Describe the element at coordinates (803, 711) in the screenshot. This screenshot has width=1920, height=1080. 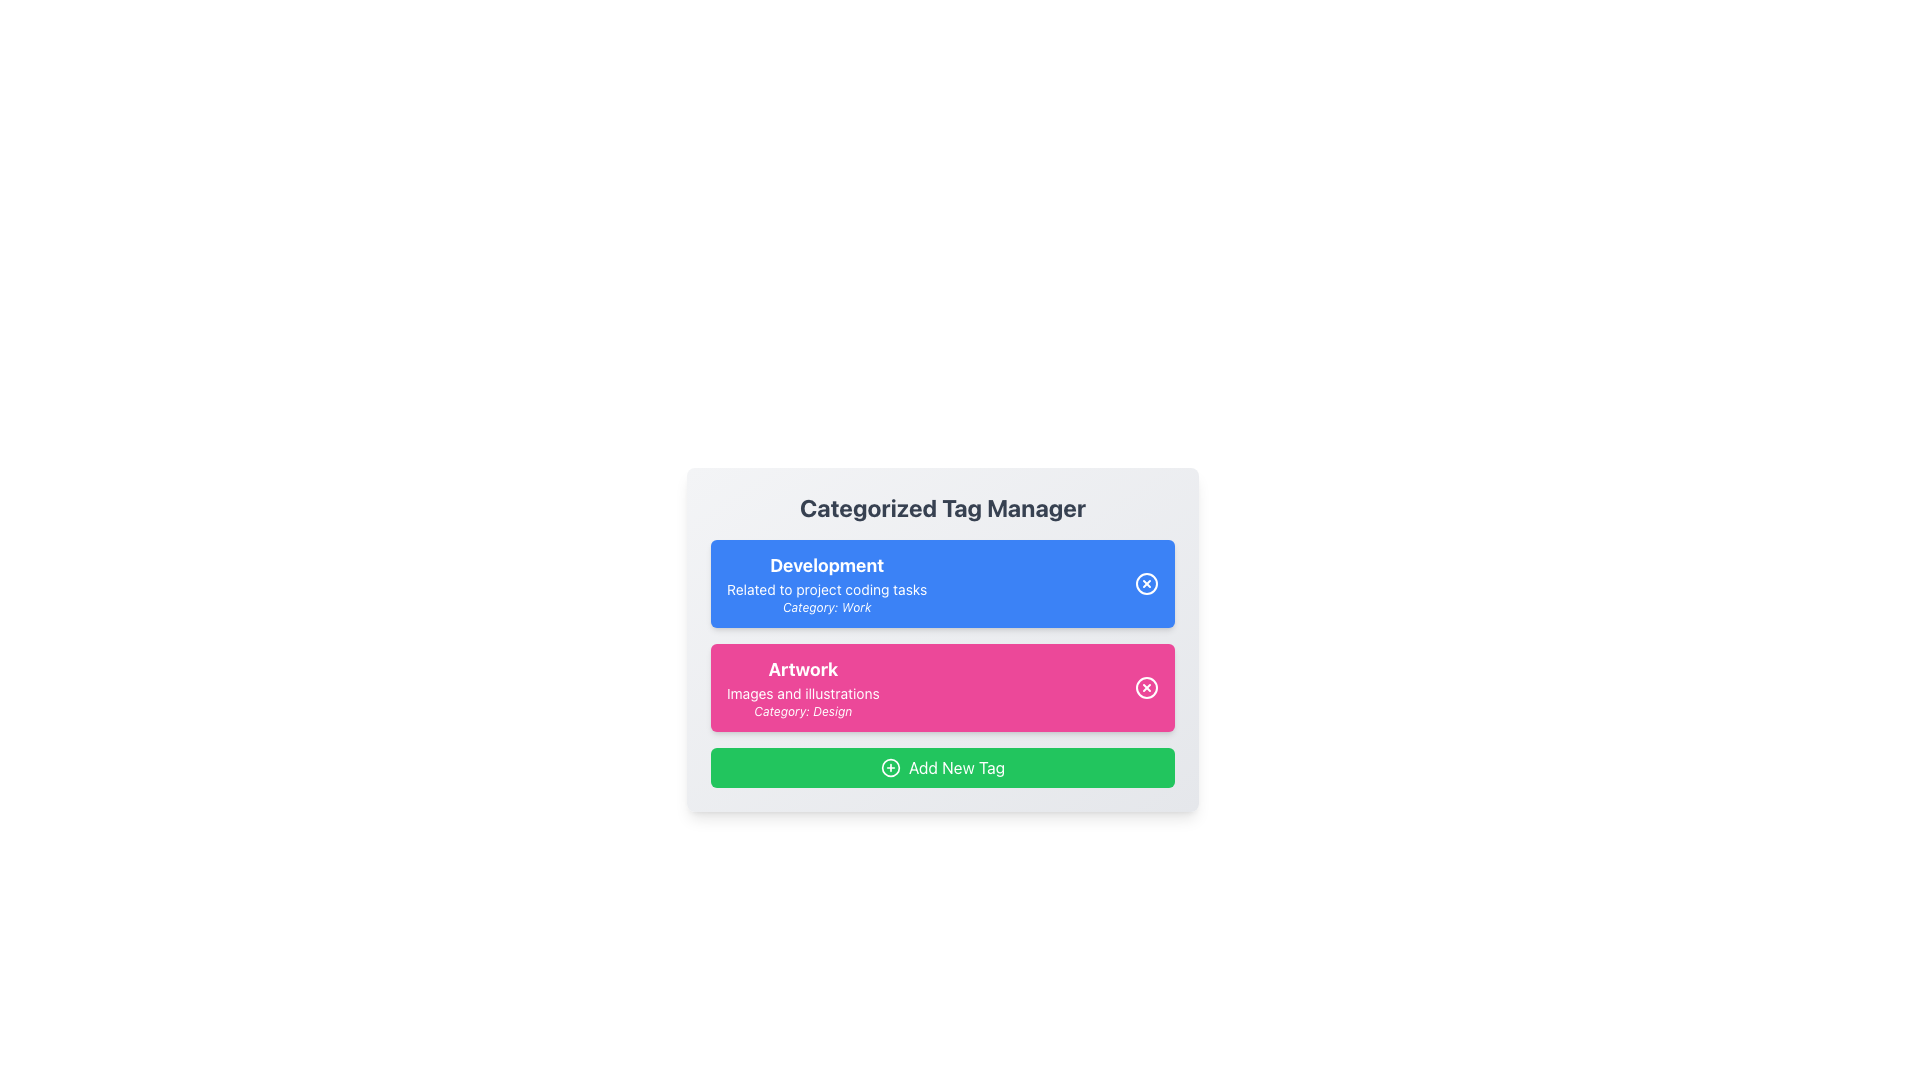
I see `italicized text label that displays 'Category: Design' located at the bottom left of the pink card labeled 'Artwork.'` at that location.